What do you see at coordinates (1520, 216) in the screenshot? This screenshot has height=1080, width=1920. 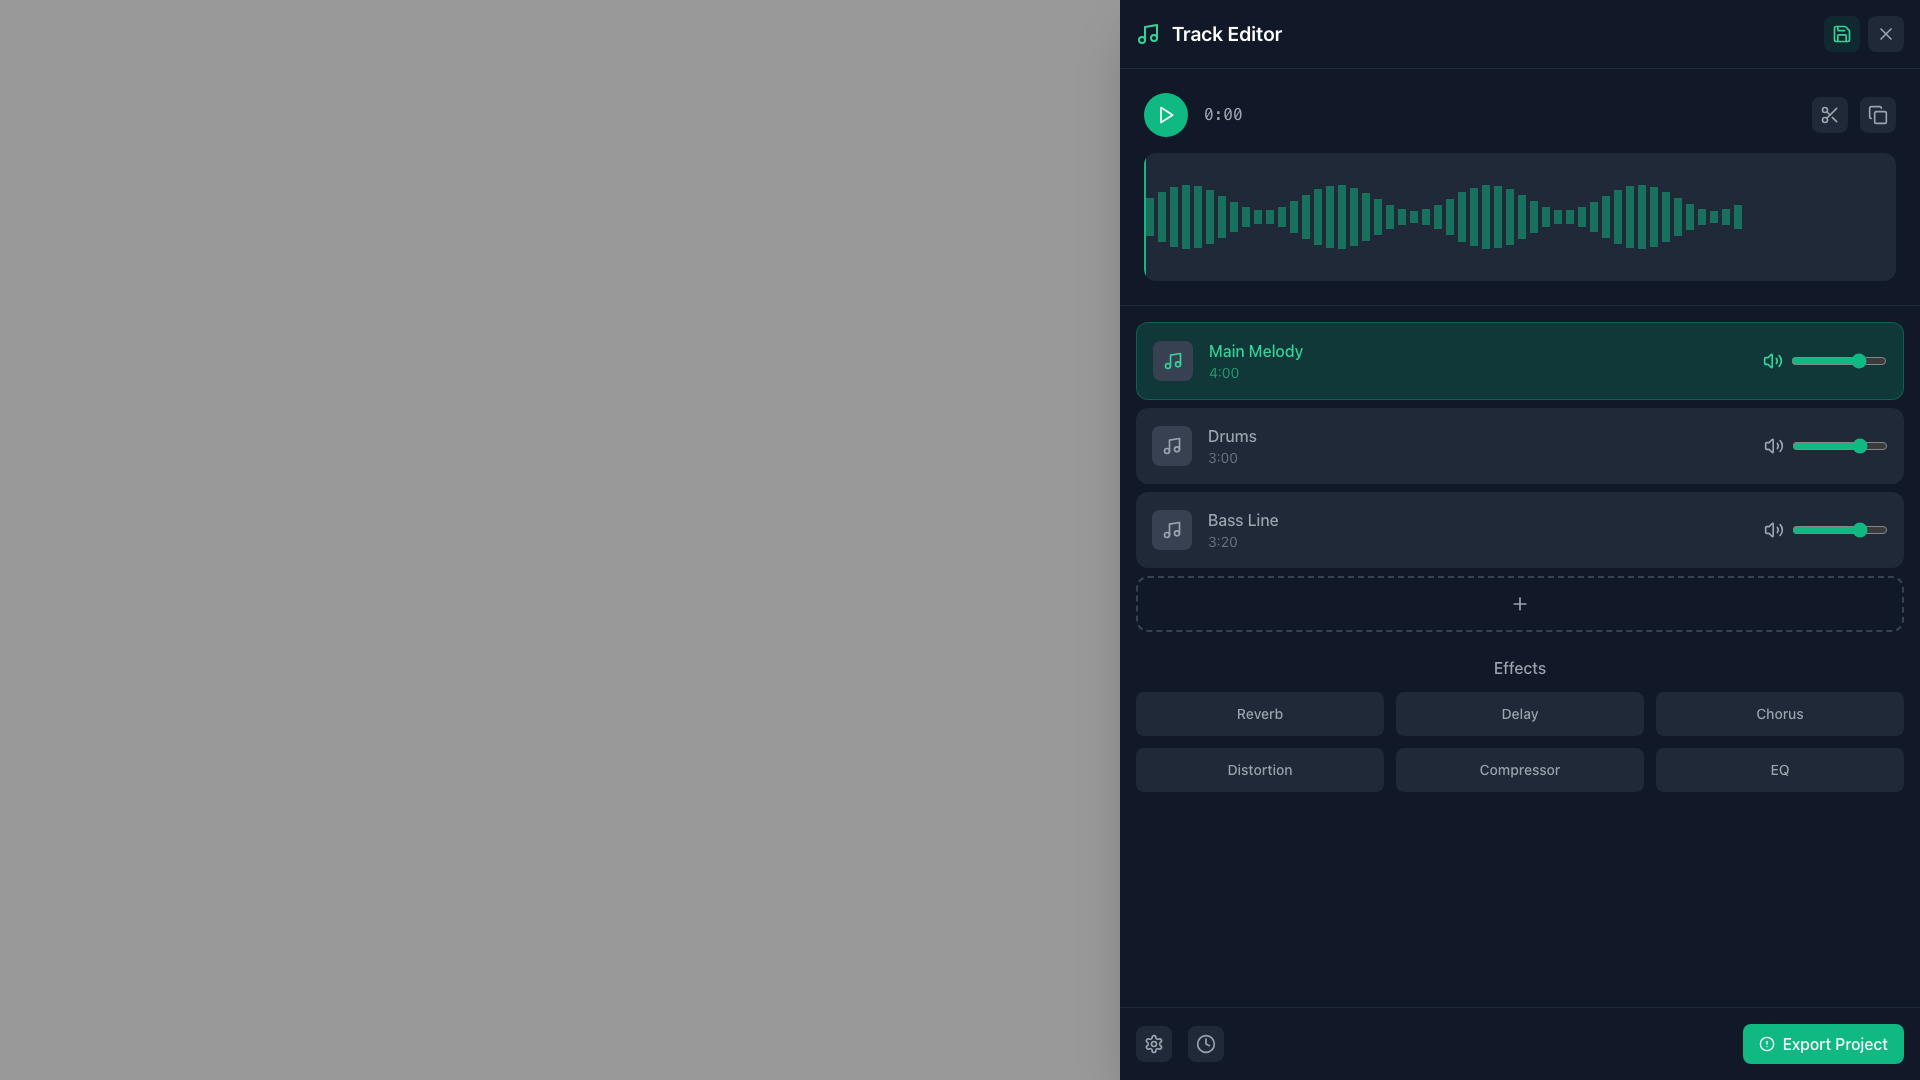 I see `the visual representation of the audio waveform displayed in the waveform visualizer located beneath the playback controls` at bounding box center [1520, 216].